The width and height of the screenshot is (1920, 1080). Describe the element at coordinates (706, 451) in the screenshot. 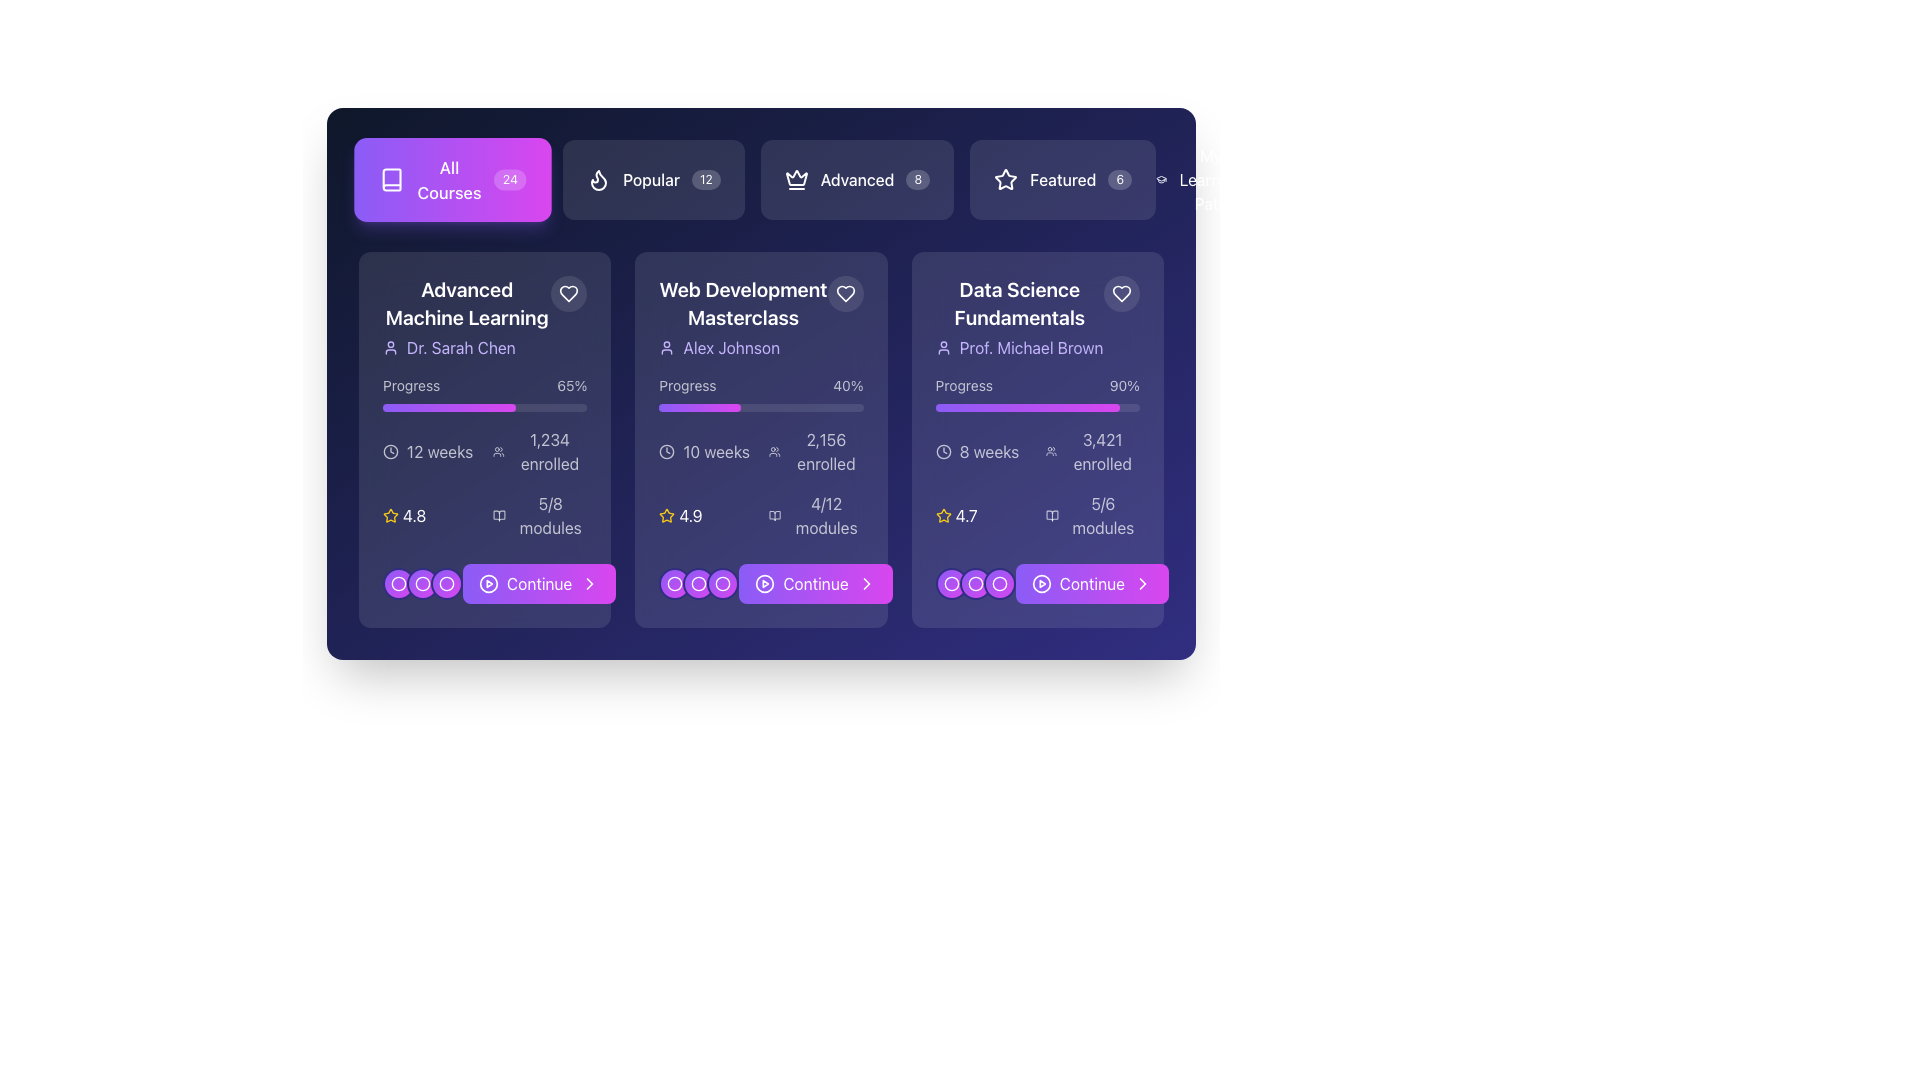

I see `the text label displaying '10 weeks' with a clock icon, located in the second column of the grid layout, below the progress bar, and above the '2,156 enrolled' text in the 'Web Development Masterclass' card` at that location.